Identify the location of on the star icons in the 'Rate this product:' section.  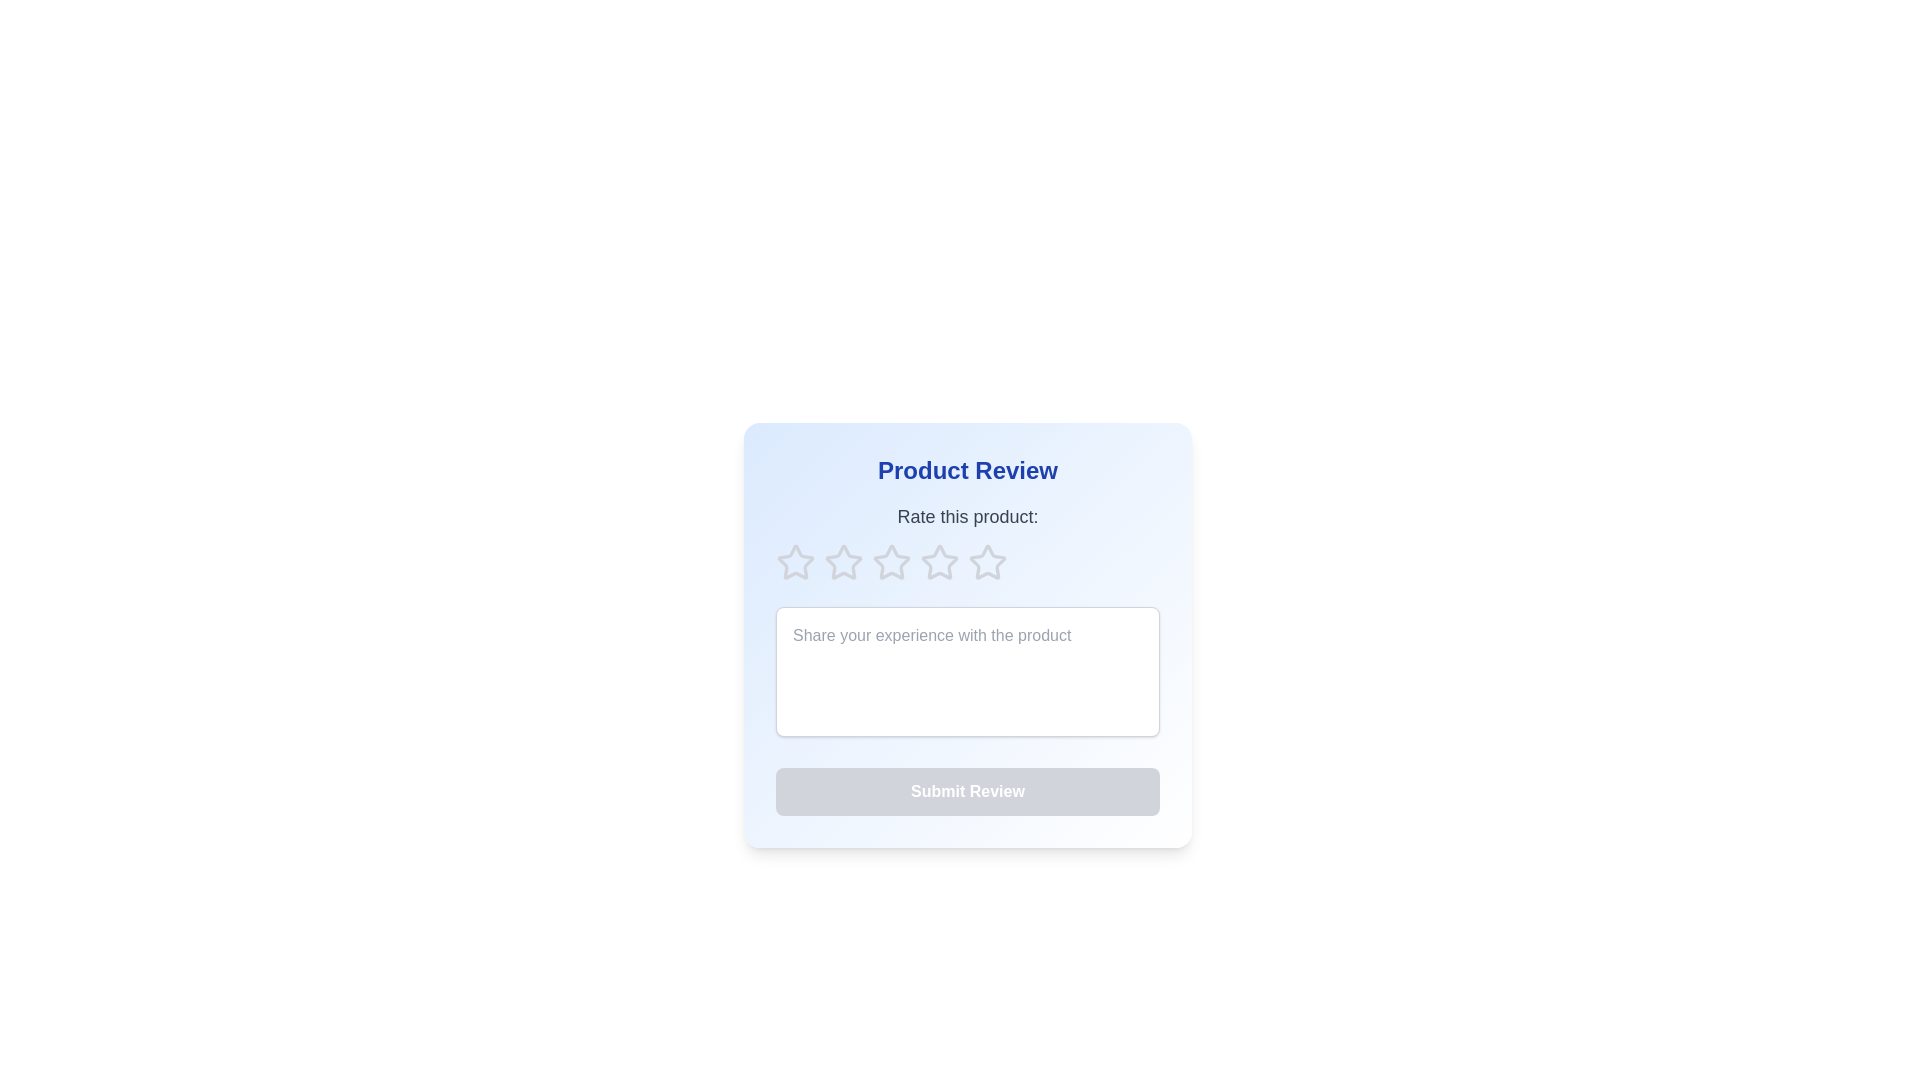
(968, 543).